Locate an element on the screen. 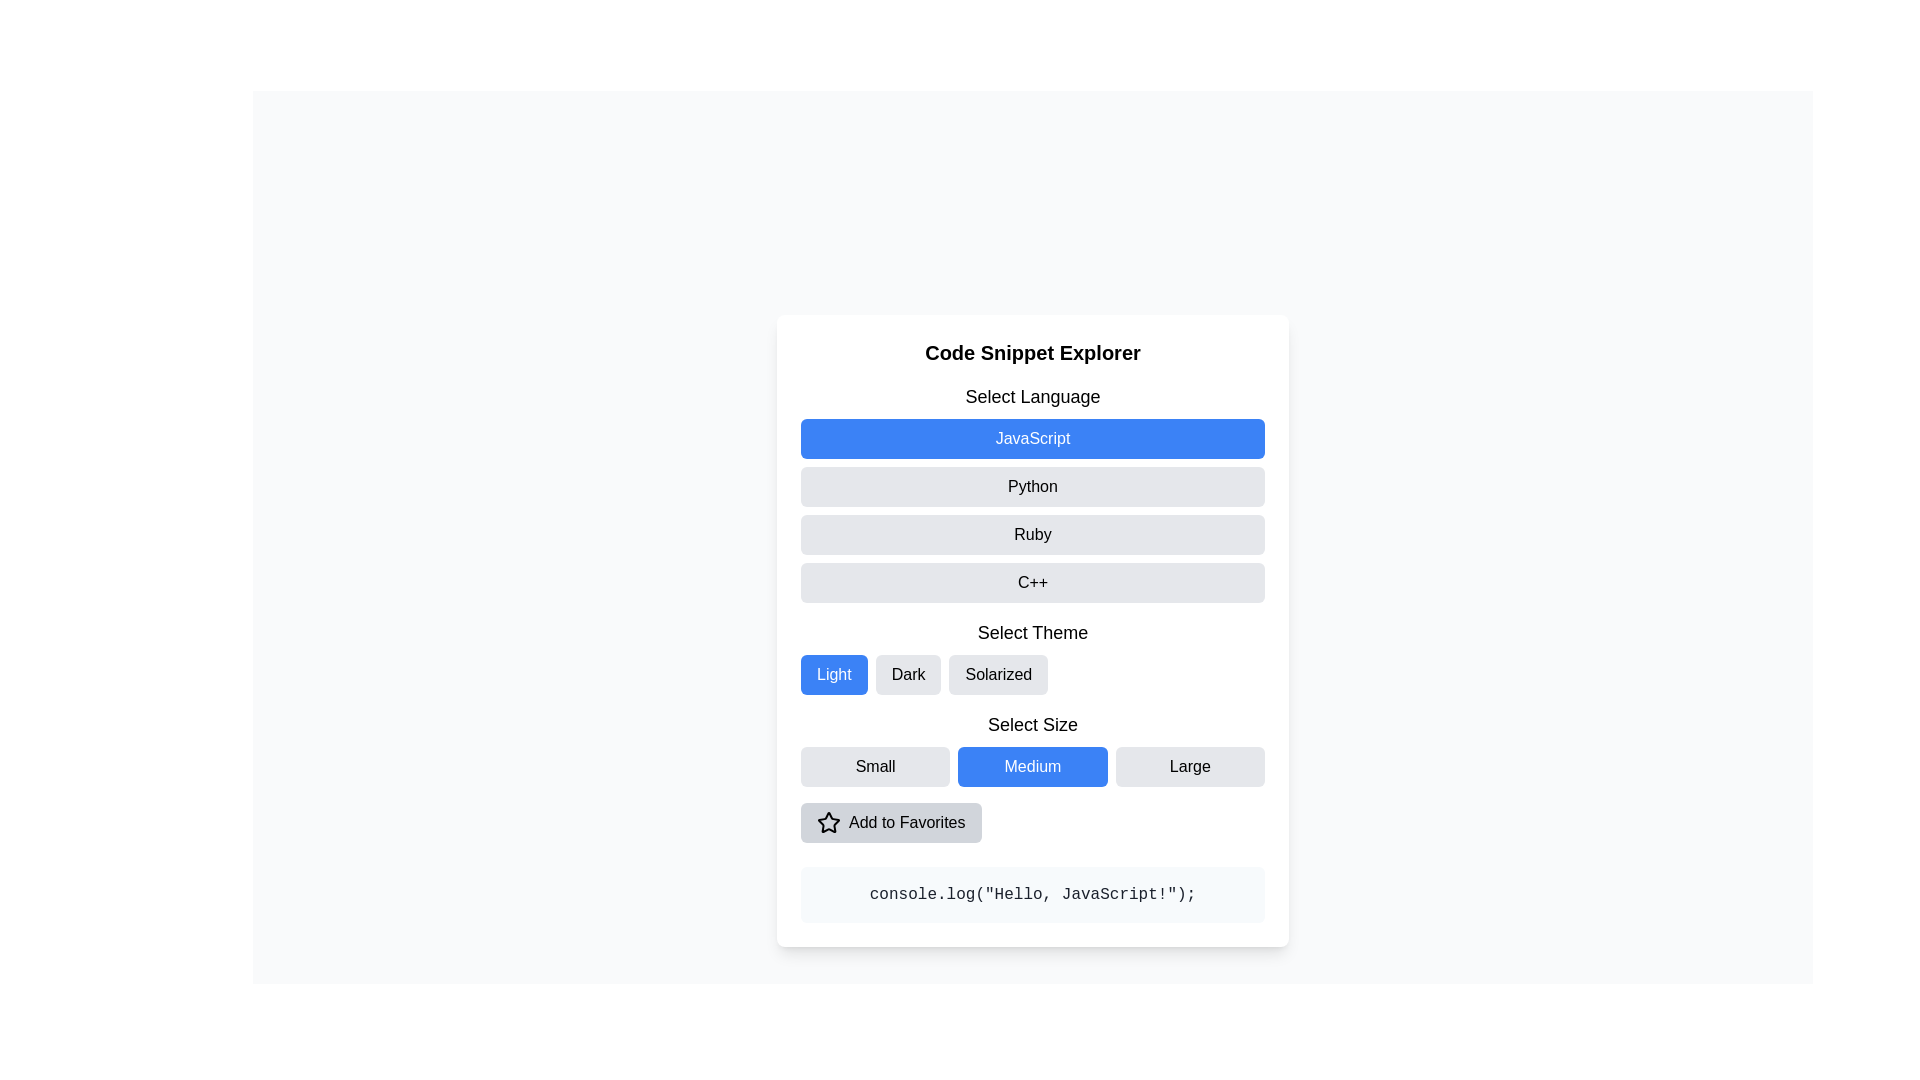  the text label that indicates the action of adding an item to the favorites list, which is aligned to the right of a star-shaped icon in a rectangular button component is located at coordinates (906, 822).